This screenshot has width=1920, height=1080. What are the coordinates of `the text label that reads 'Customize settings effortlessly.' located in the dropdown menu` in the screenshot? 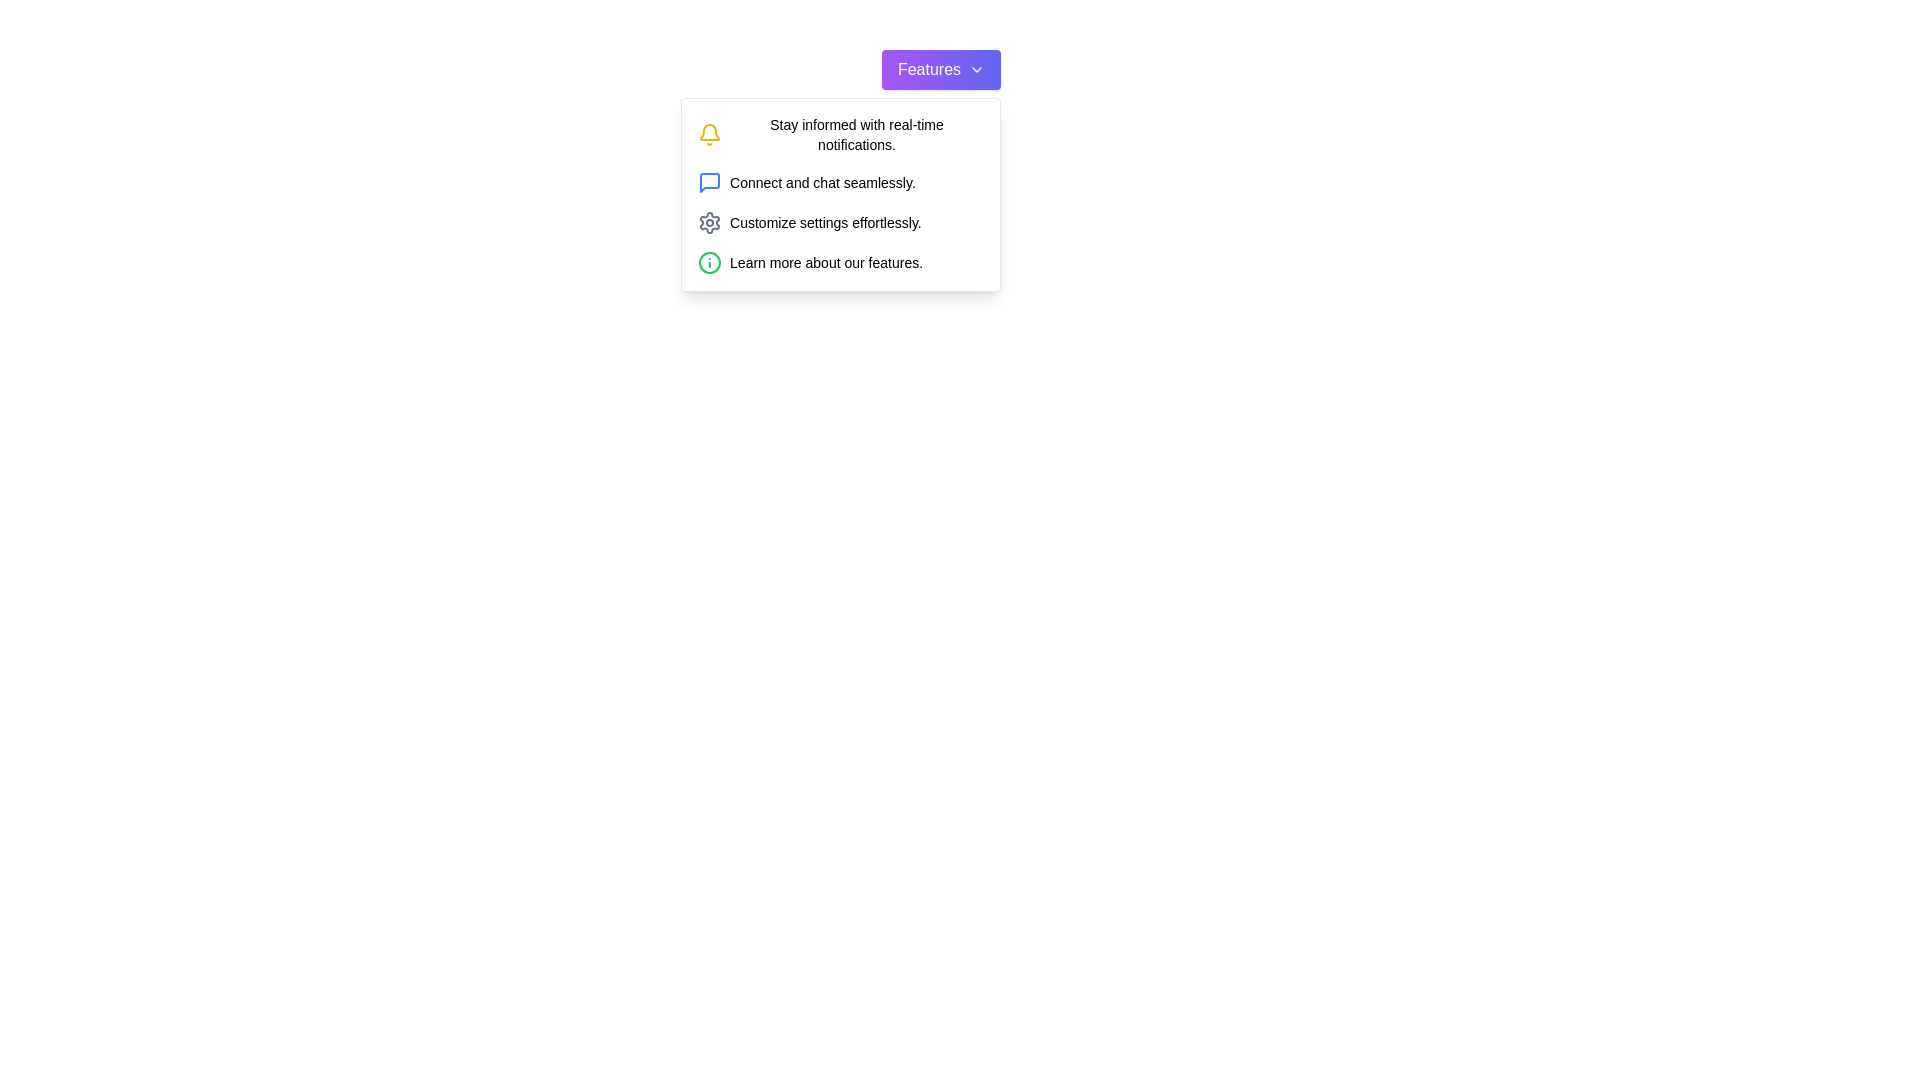 It's located at (825, 223).